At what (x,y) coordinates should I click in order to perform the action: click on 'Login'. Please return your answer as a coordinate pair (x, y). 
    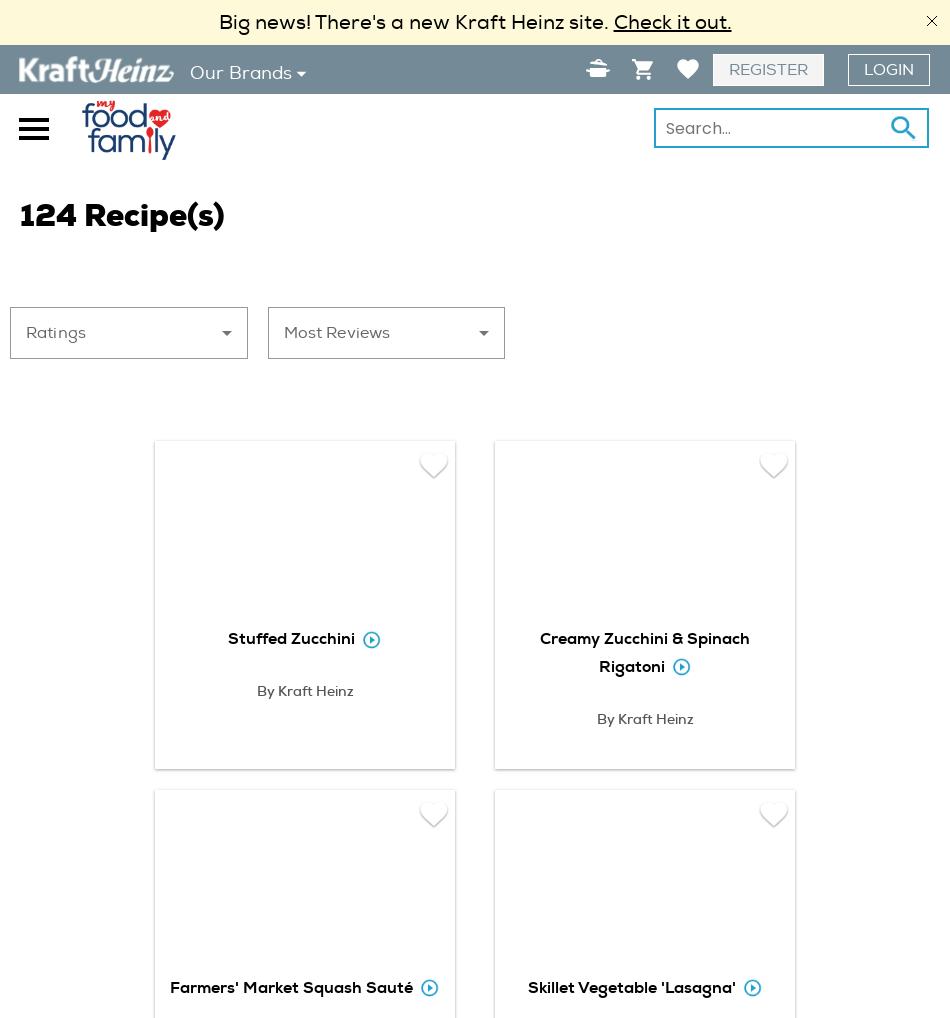
    Looking at the image, I should click on (863, 70).